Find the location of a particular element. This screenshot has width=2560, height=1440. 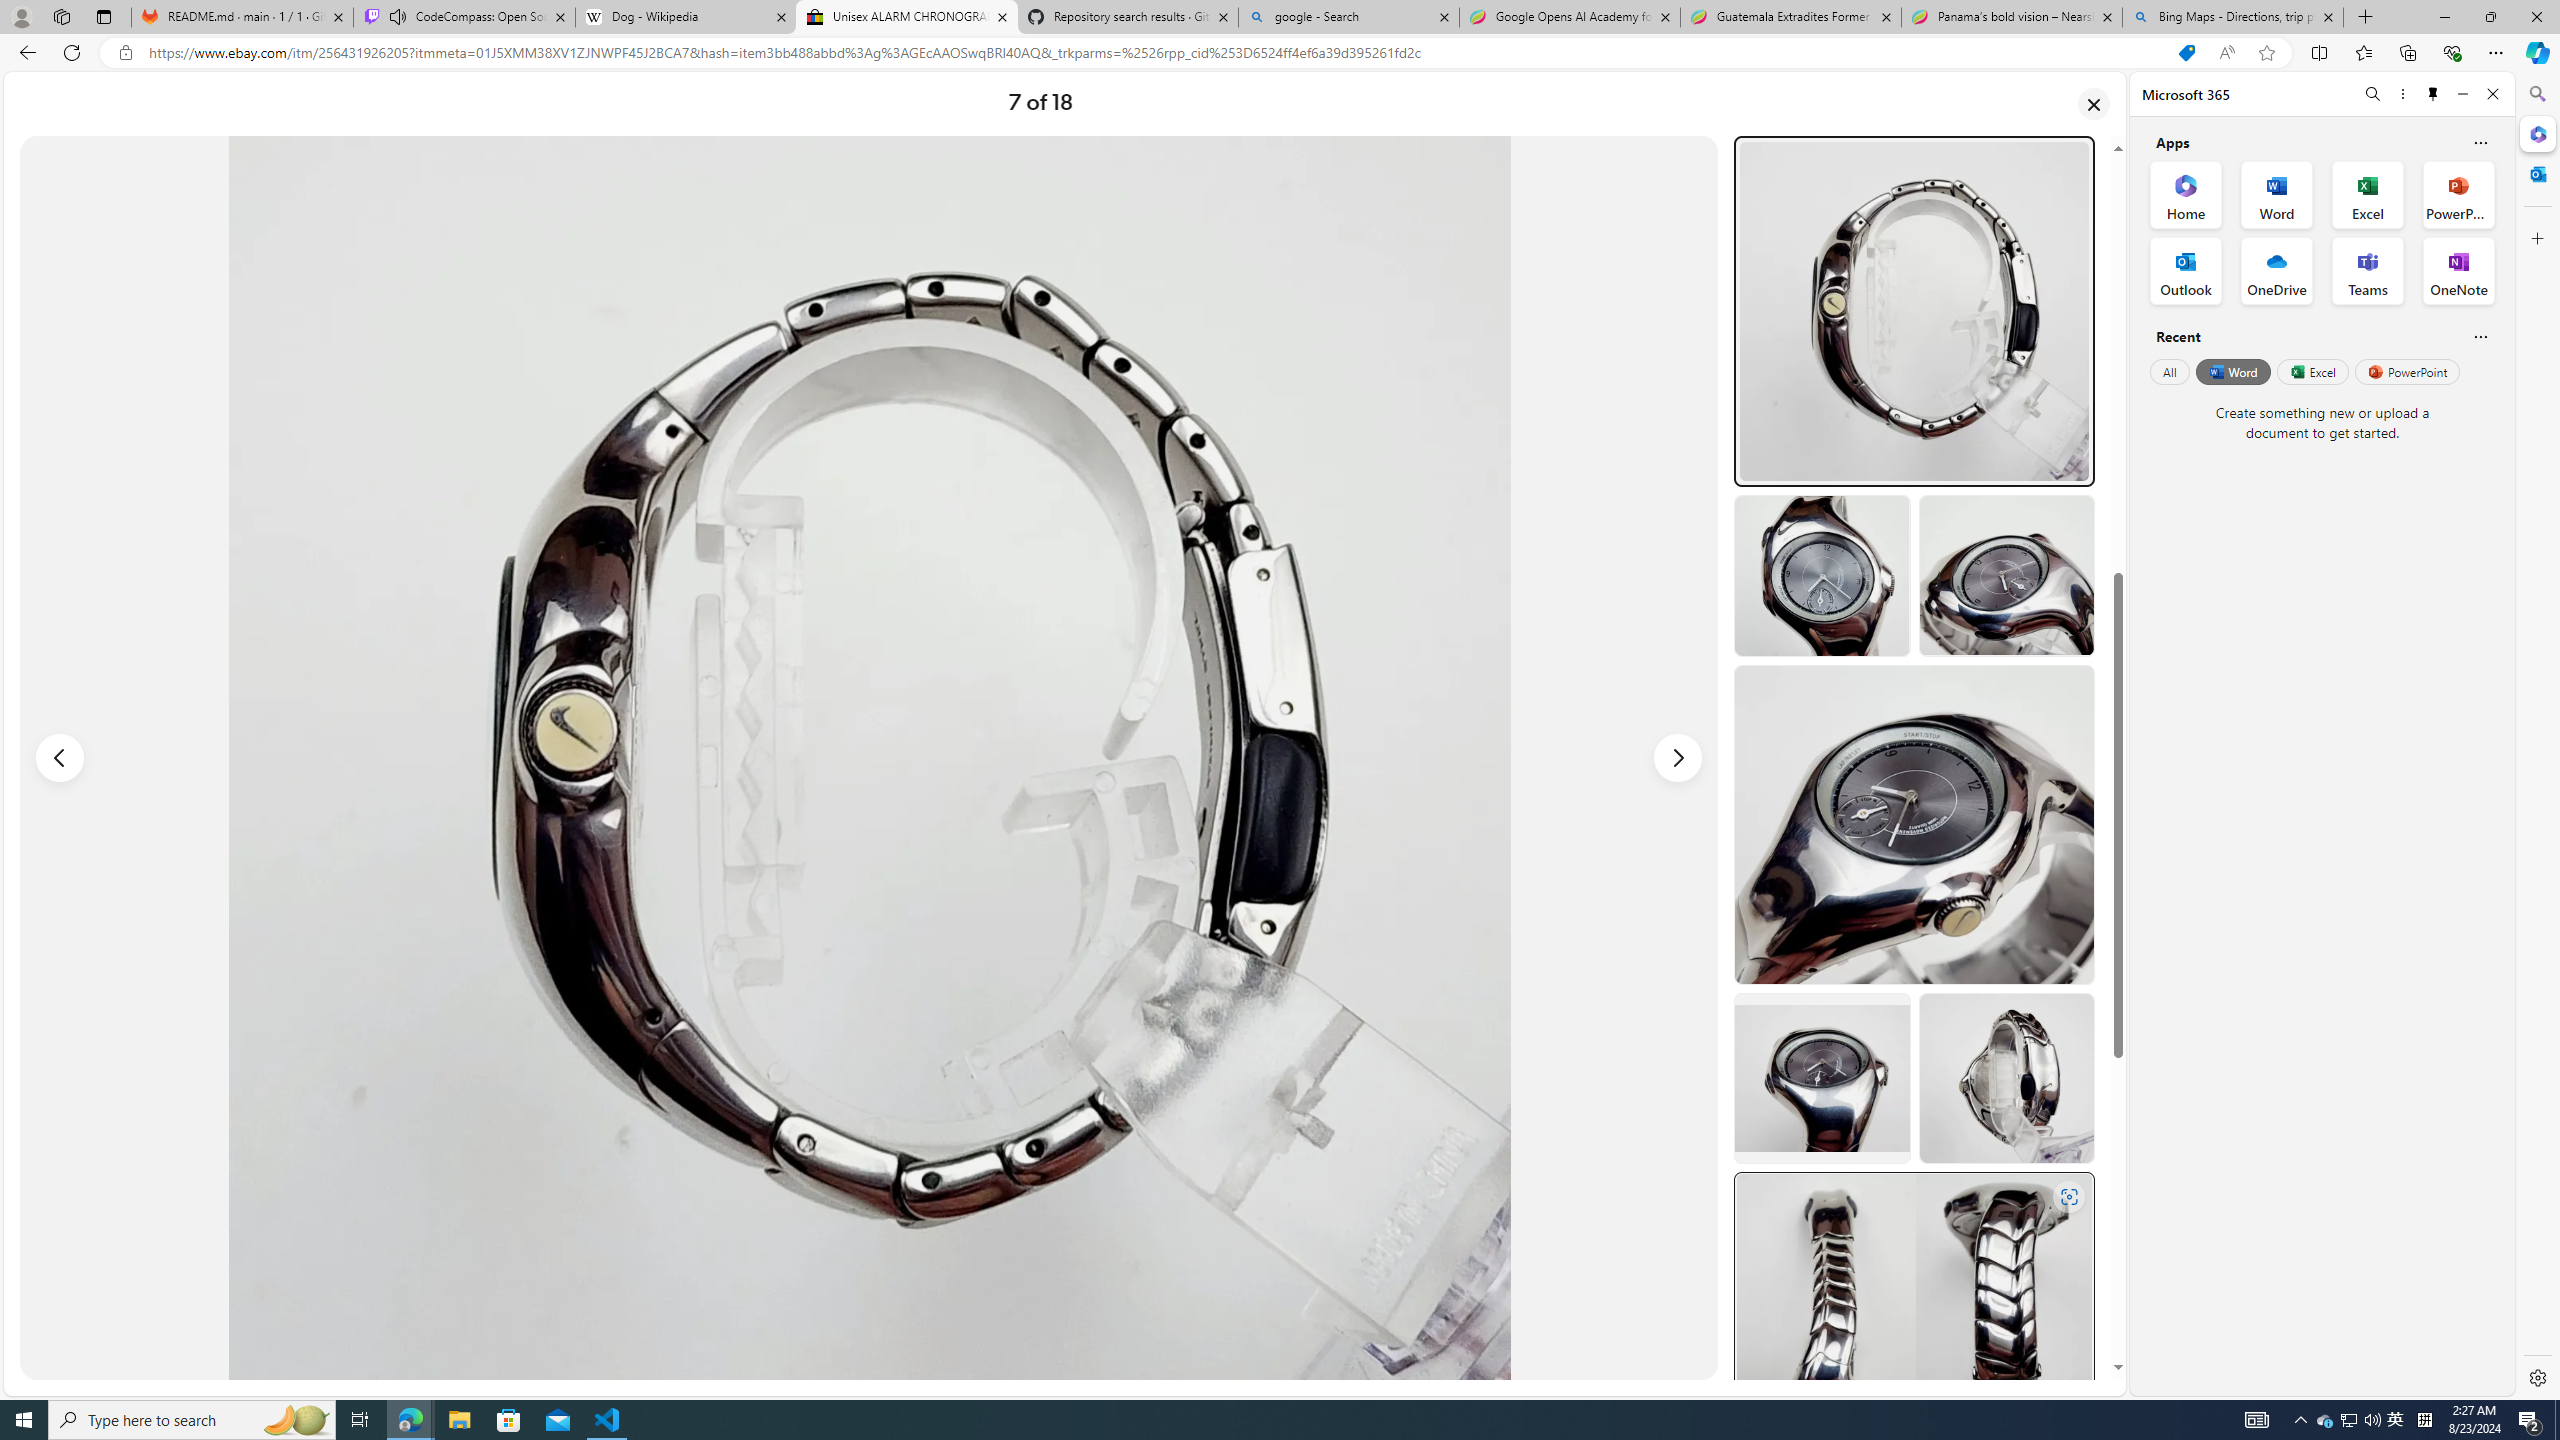

'Google Opens AI Academy for Startups - Nearshore Americas' is located at coordinates (1569, 16).